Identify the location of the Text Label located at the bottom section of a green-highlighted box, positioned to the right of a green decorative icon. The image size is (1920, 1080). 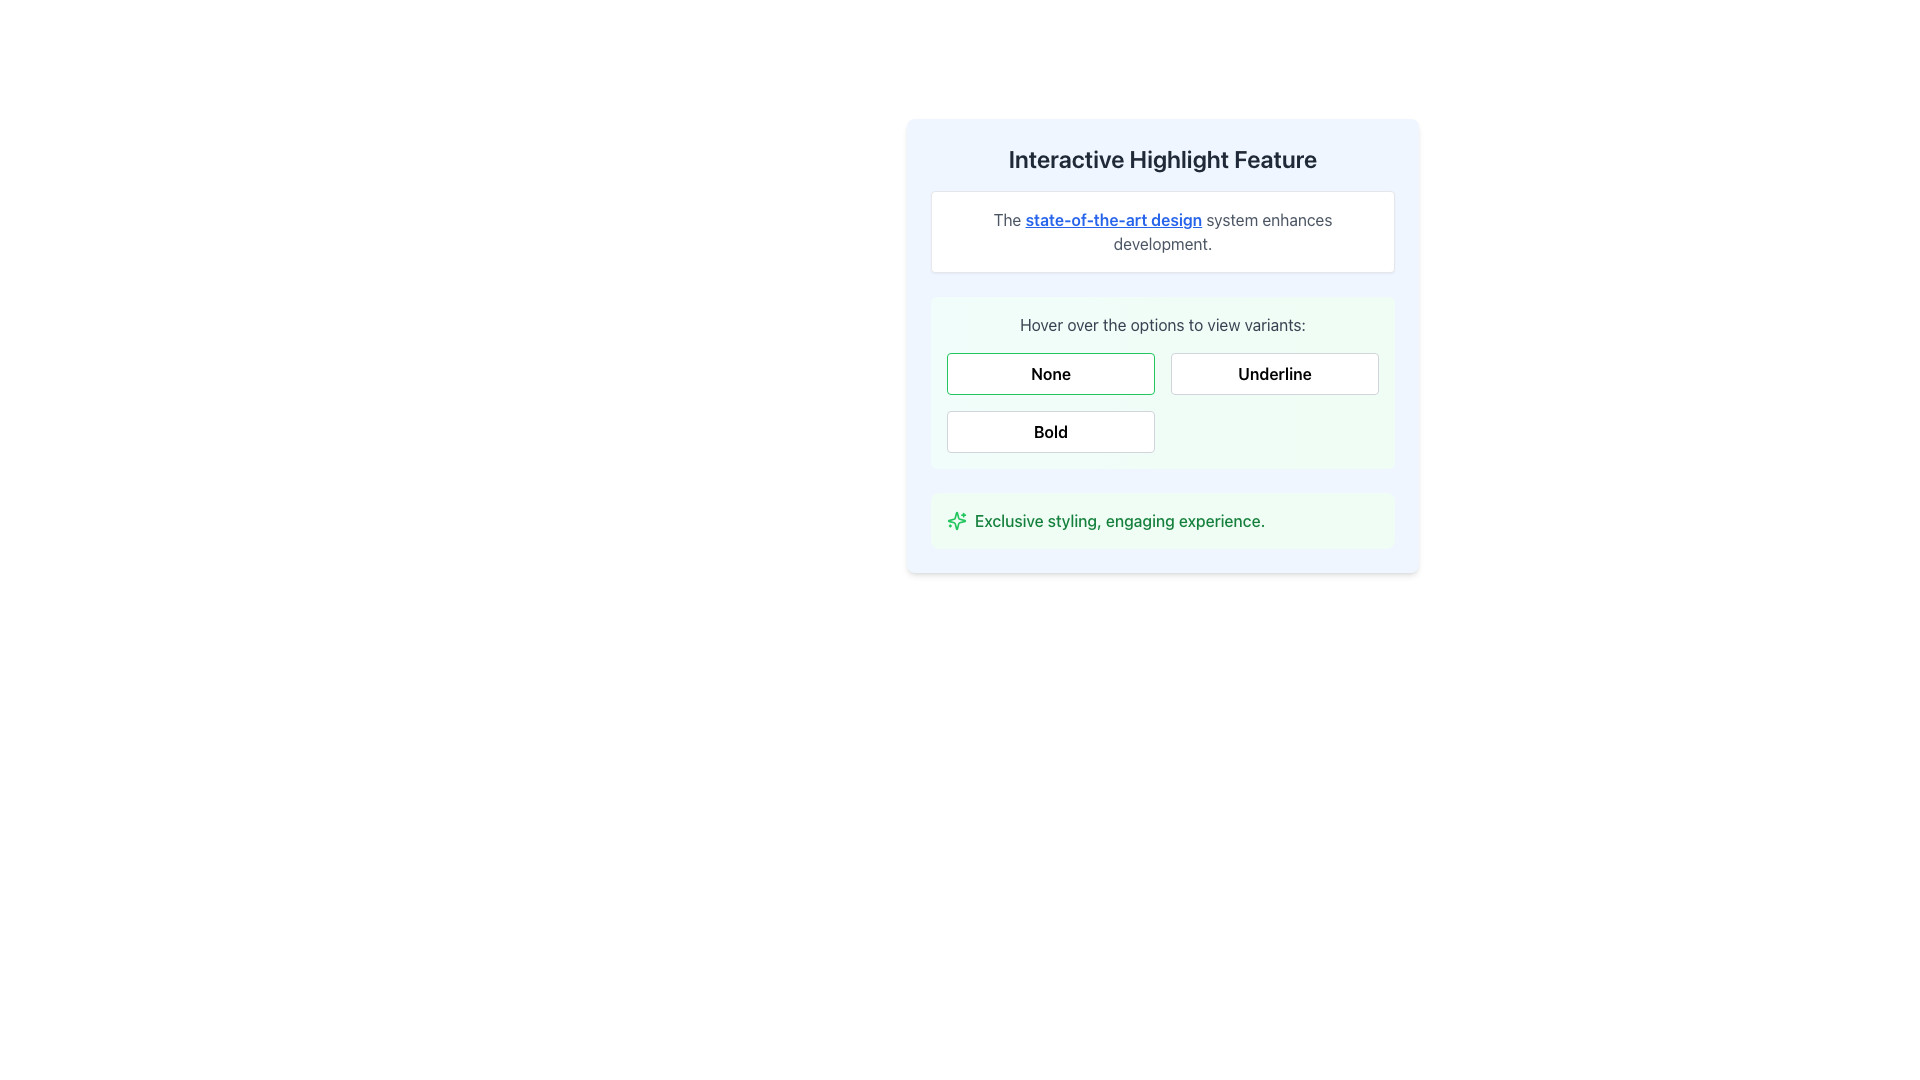
(1120, 519).